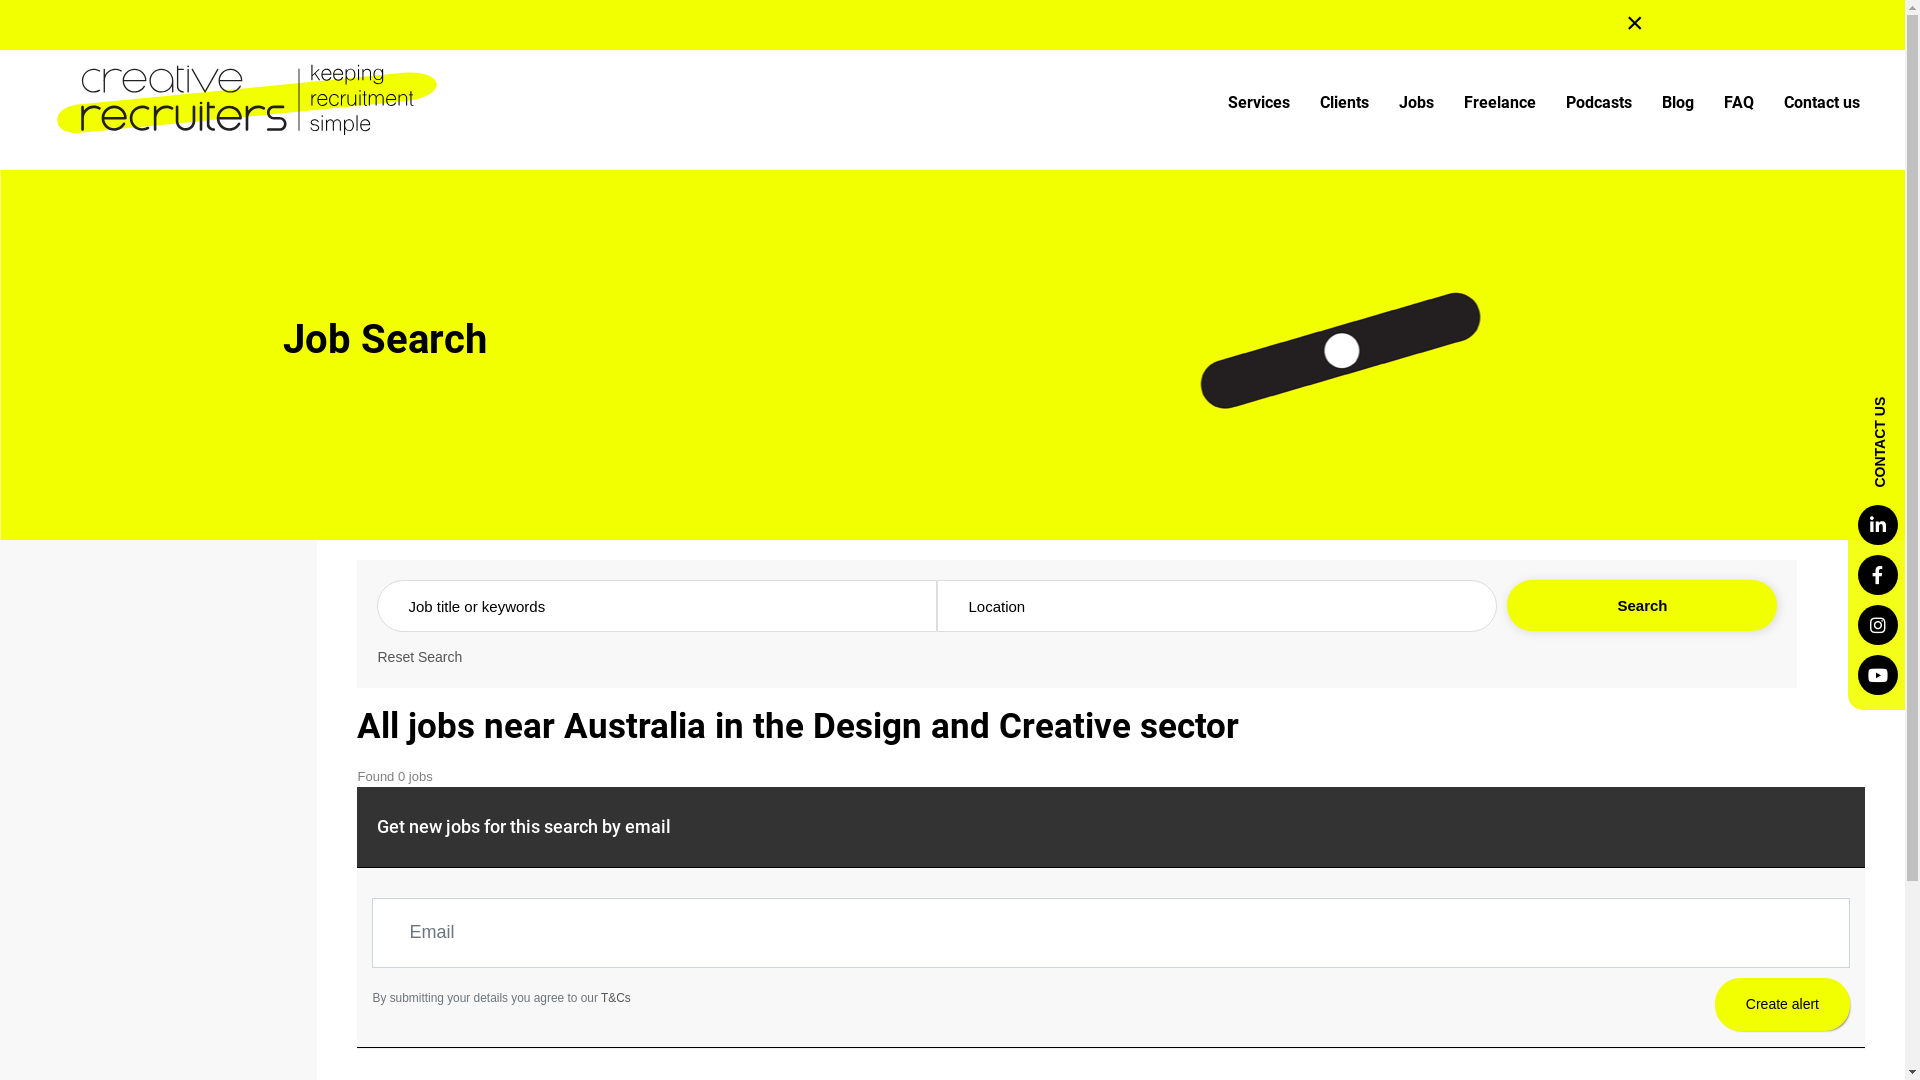  Describe the element at coordinates (1678, 103) in the screenshot. I see `'Blog'` at that location.